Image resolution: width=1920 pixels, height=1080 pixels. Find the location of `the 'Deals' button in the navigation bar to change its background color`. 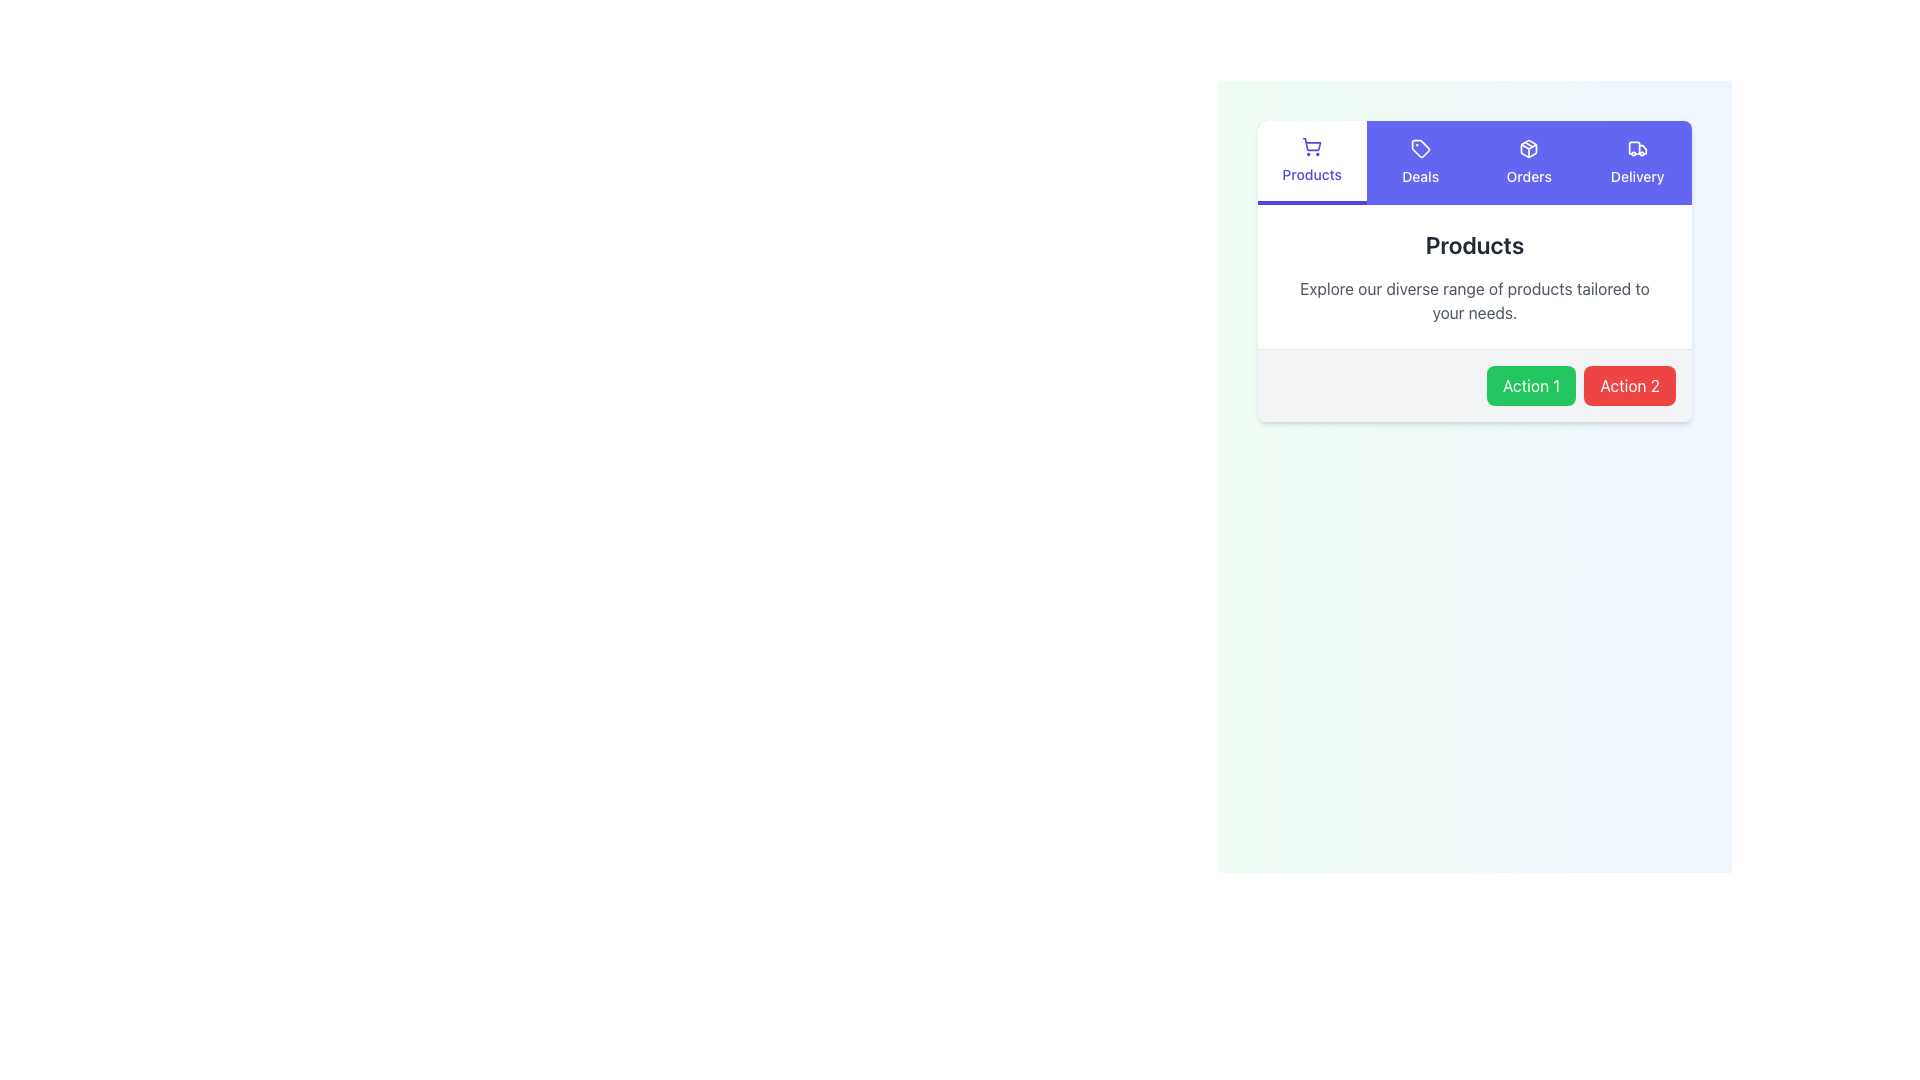

the 'Deals' button in the navigation bar to change its background color is located at coordinates (1419, 161).